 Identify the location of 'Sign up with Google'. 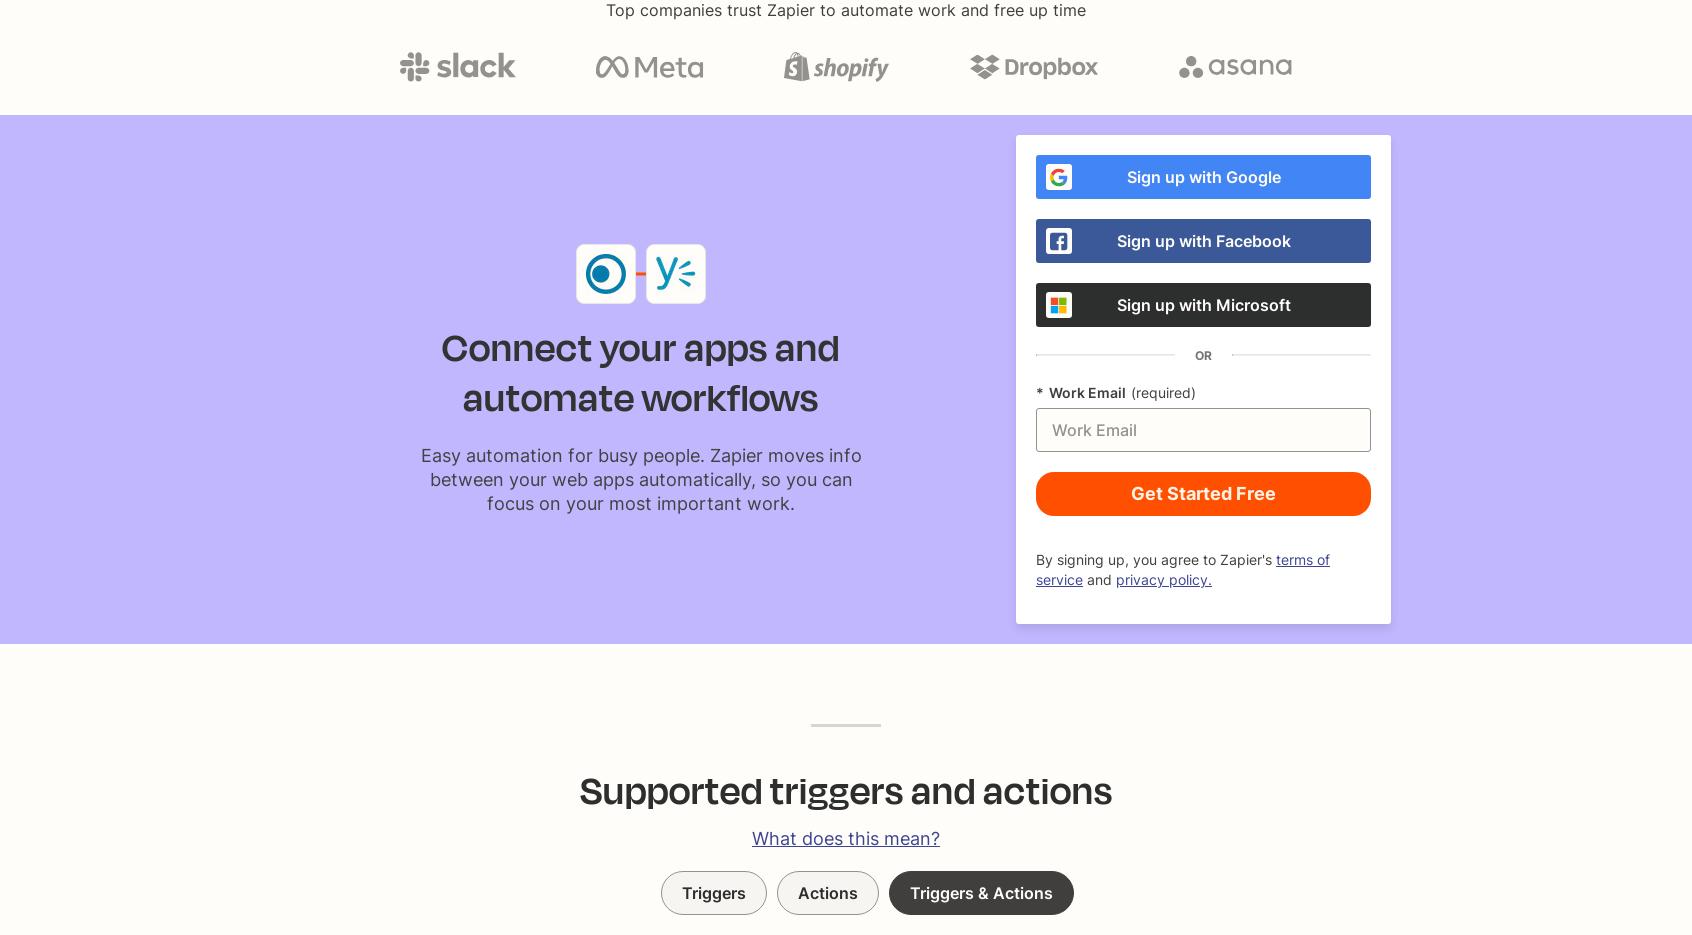
(1203, 175).